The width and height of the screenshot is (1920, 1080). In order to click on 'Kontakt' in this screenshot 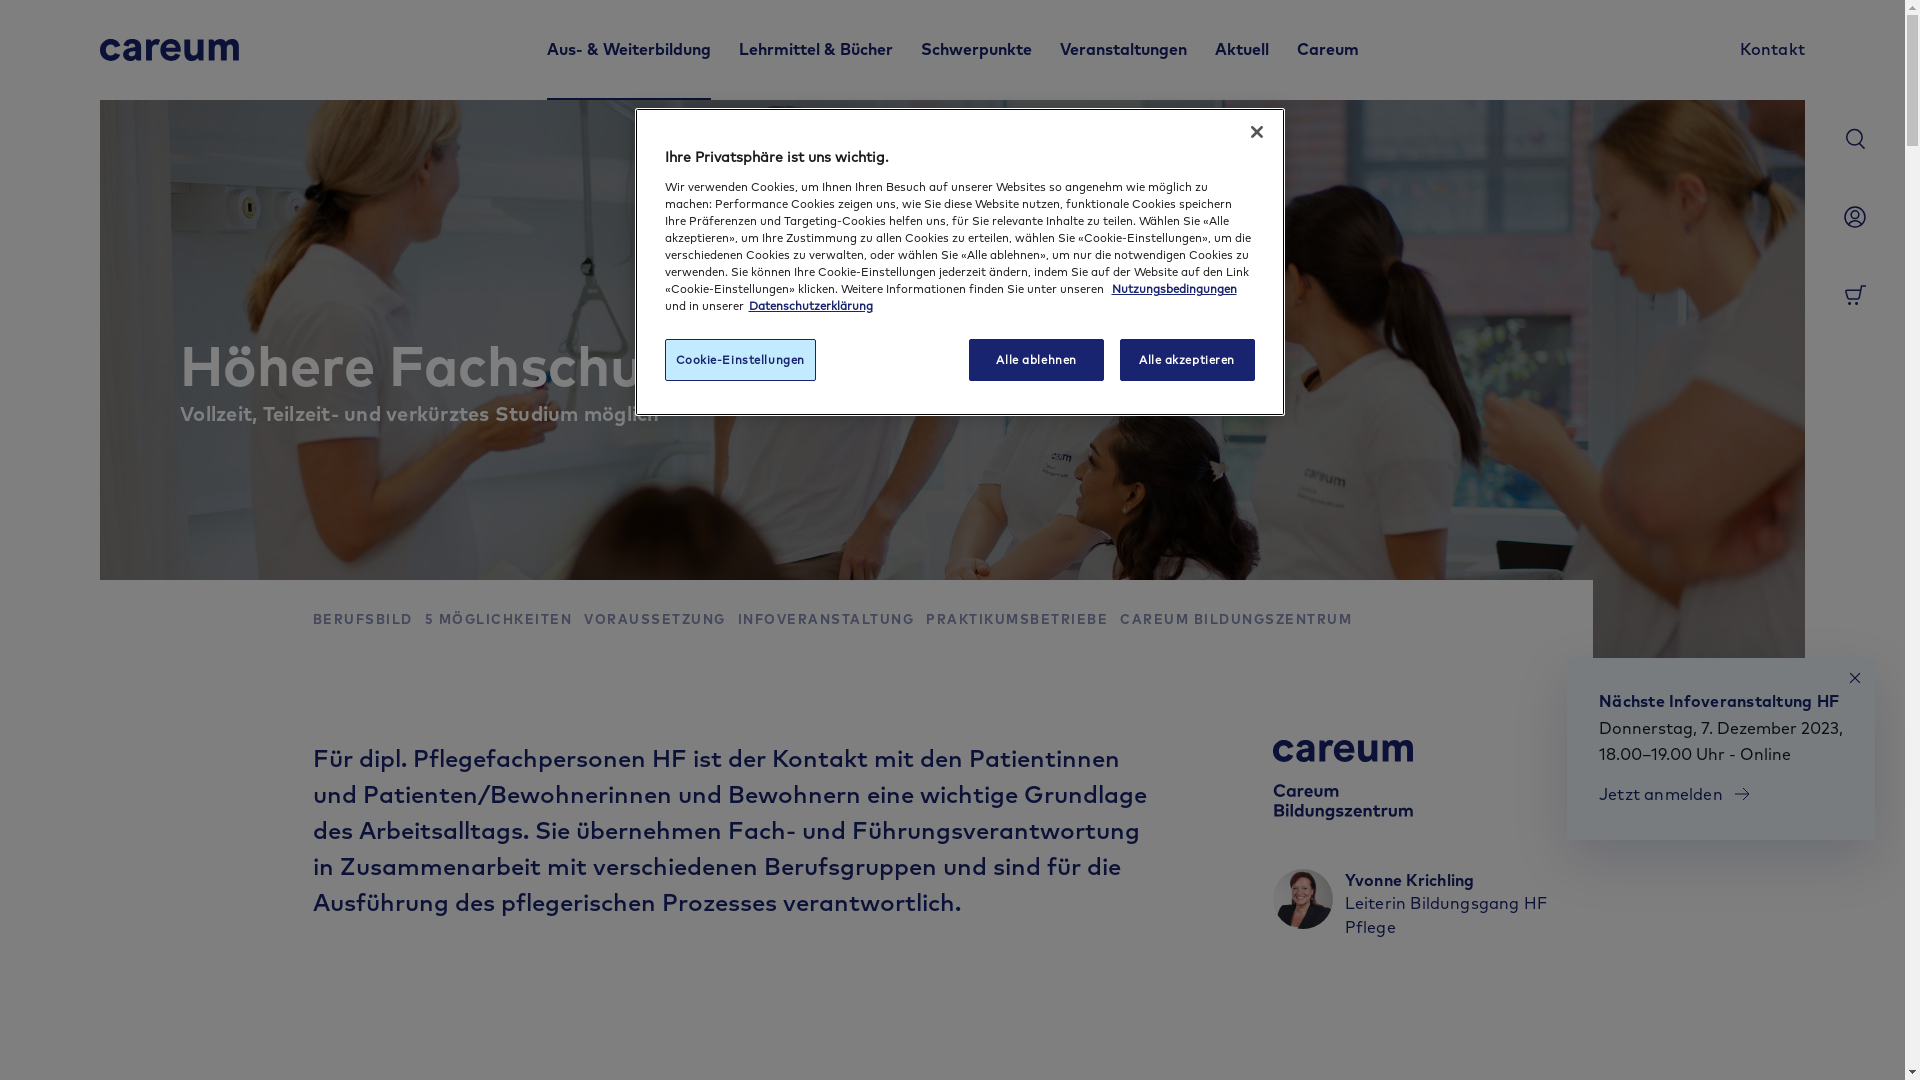, I will do `click(1738, 49)`.